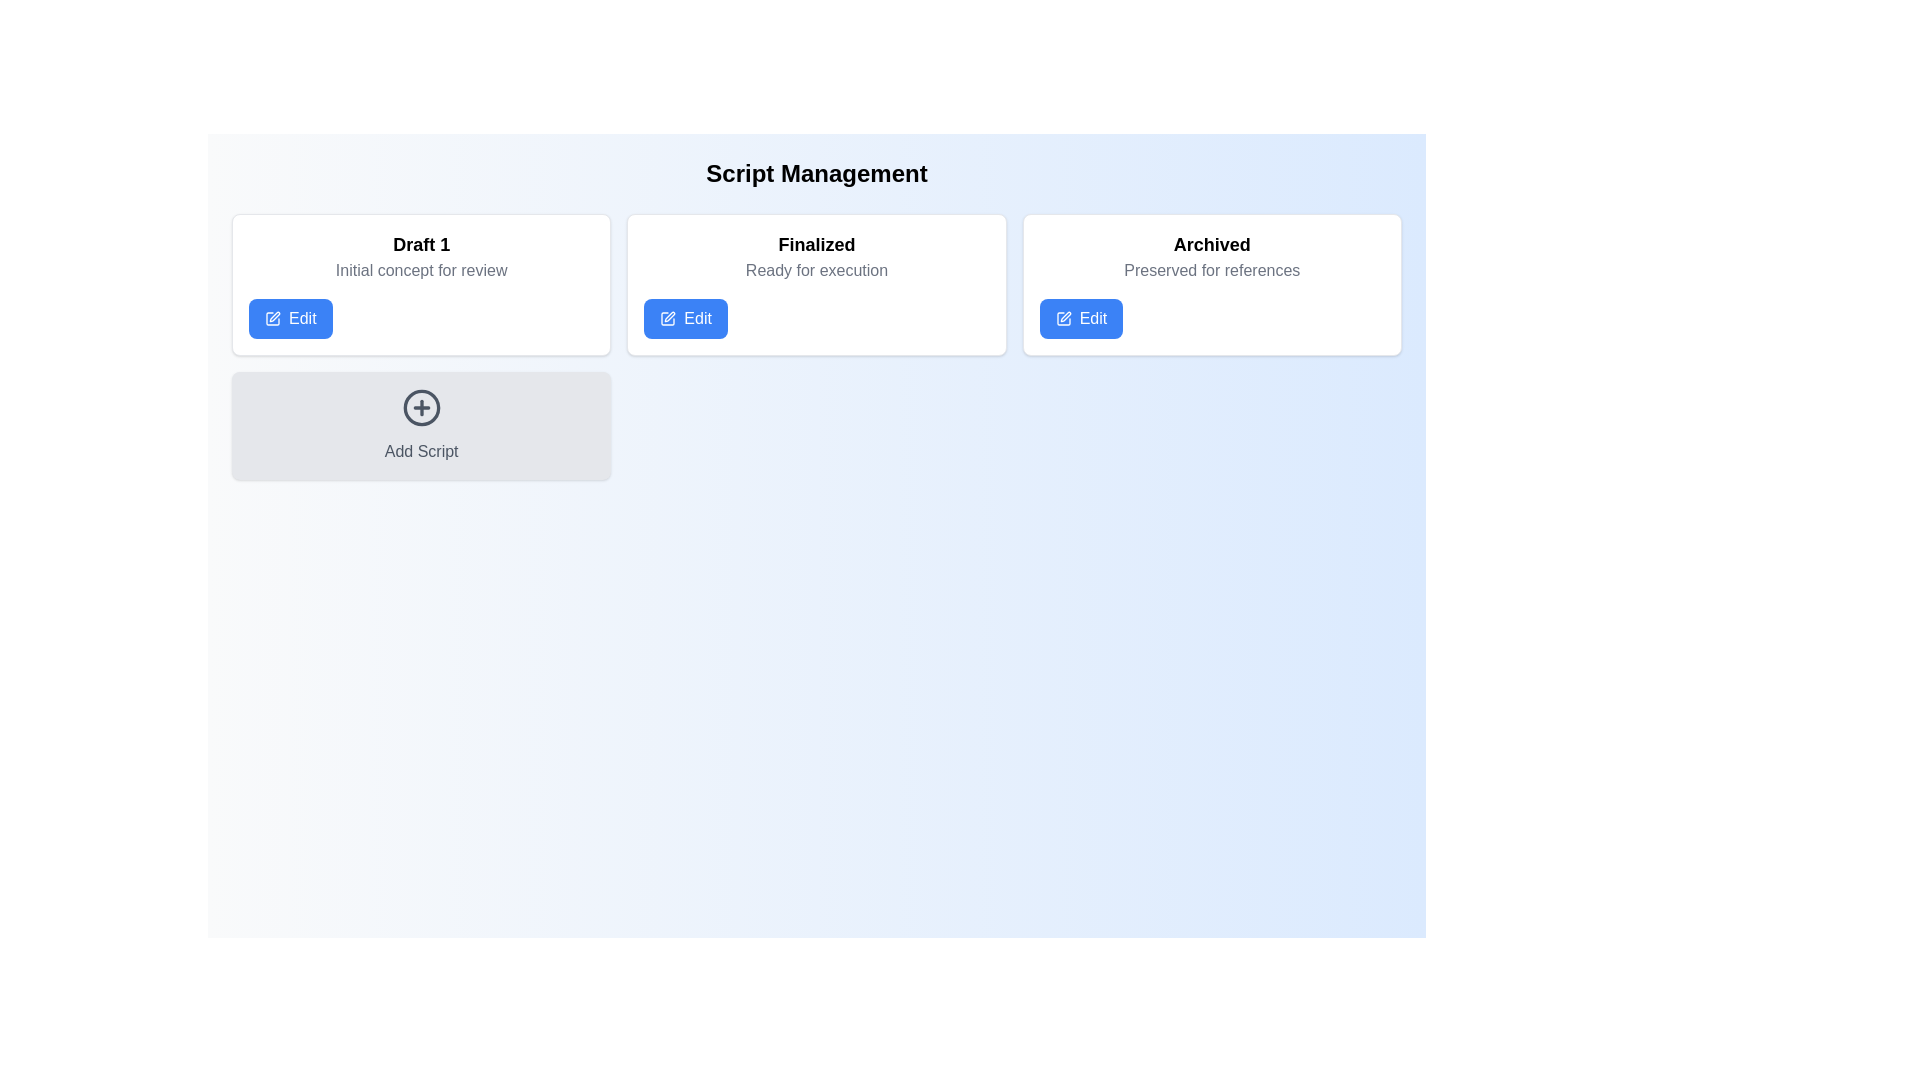 This screenshot has height=1080, width=1920. What do you see at coordinates (1211, 285) in the screenshot?
I see `information displayed on the 'Archived' status card located in the third column of the grid layout, to the right of the 'Finalized' card` at bounding box center [1211, 285].